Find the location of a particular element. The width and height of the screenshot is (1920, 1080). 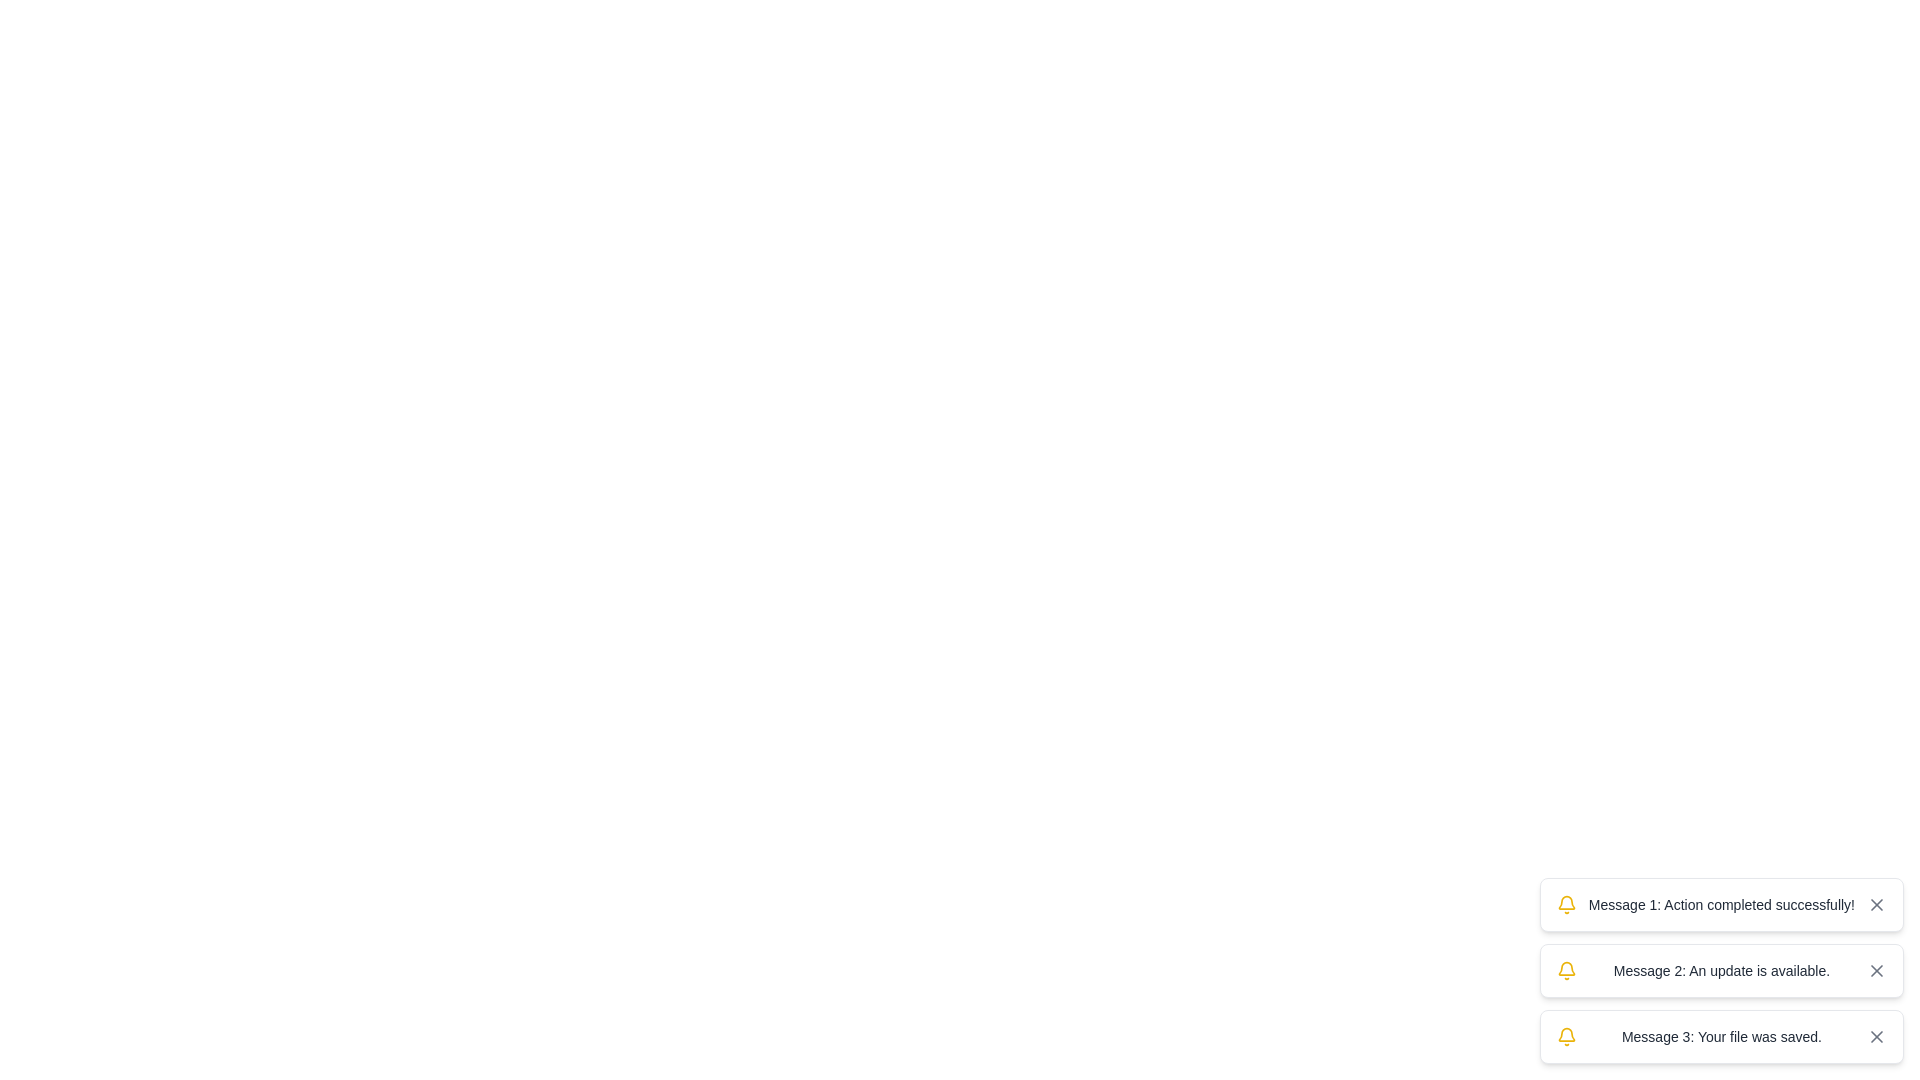

the diagonal line of the 'X' shape within the close button icon is located at coordinates (1875, 905).